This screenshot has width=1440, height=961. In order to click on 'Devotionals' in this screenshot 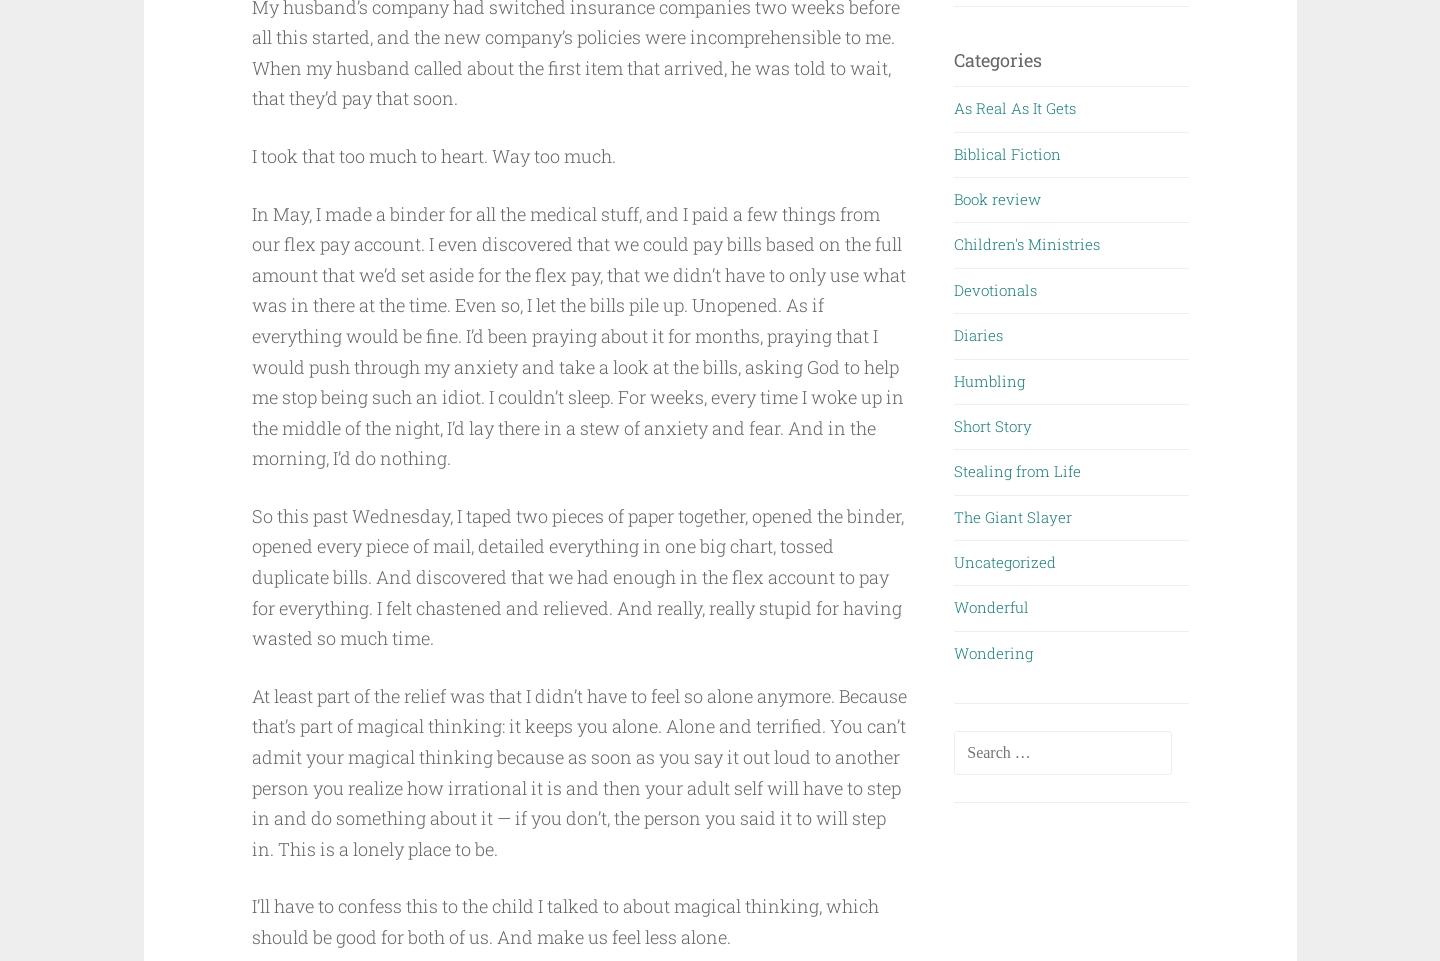, I will do `click(954, 288)`.